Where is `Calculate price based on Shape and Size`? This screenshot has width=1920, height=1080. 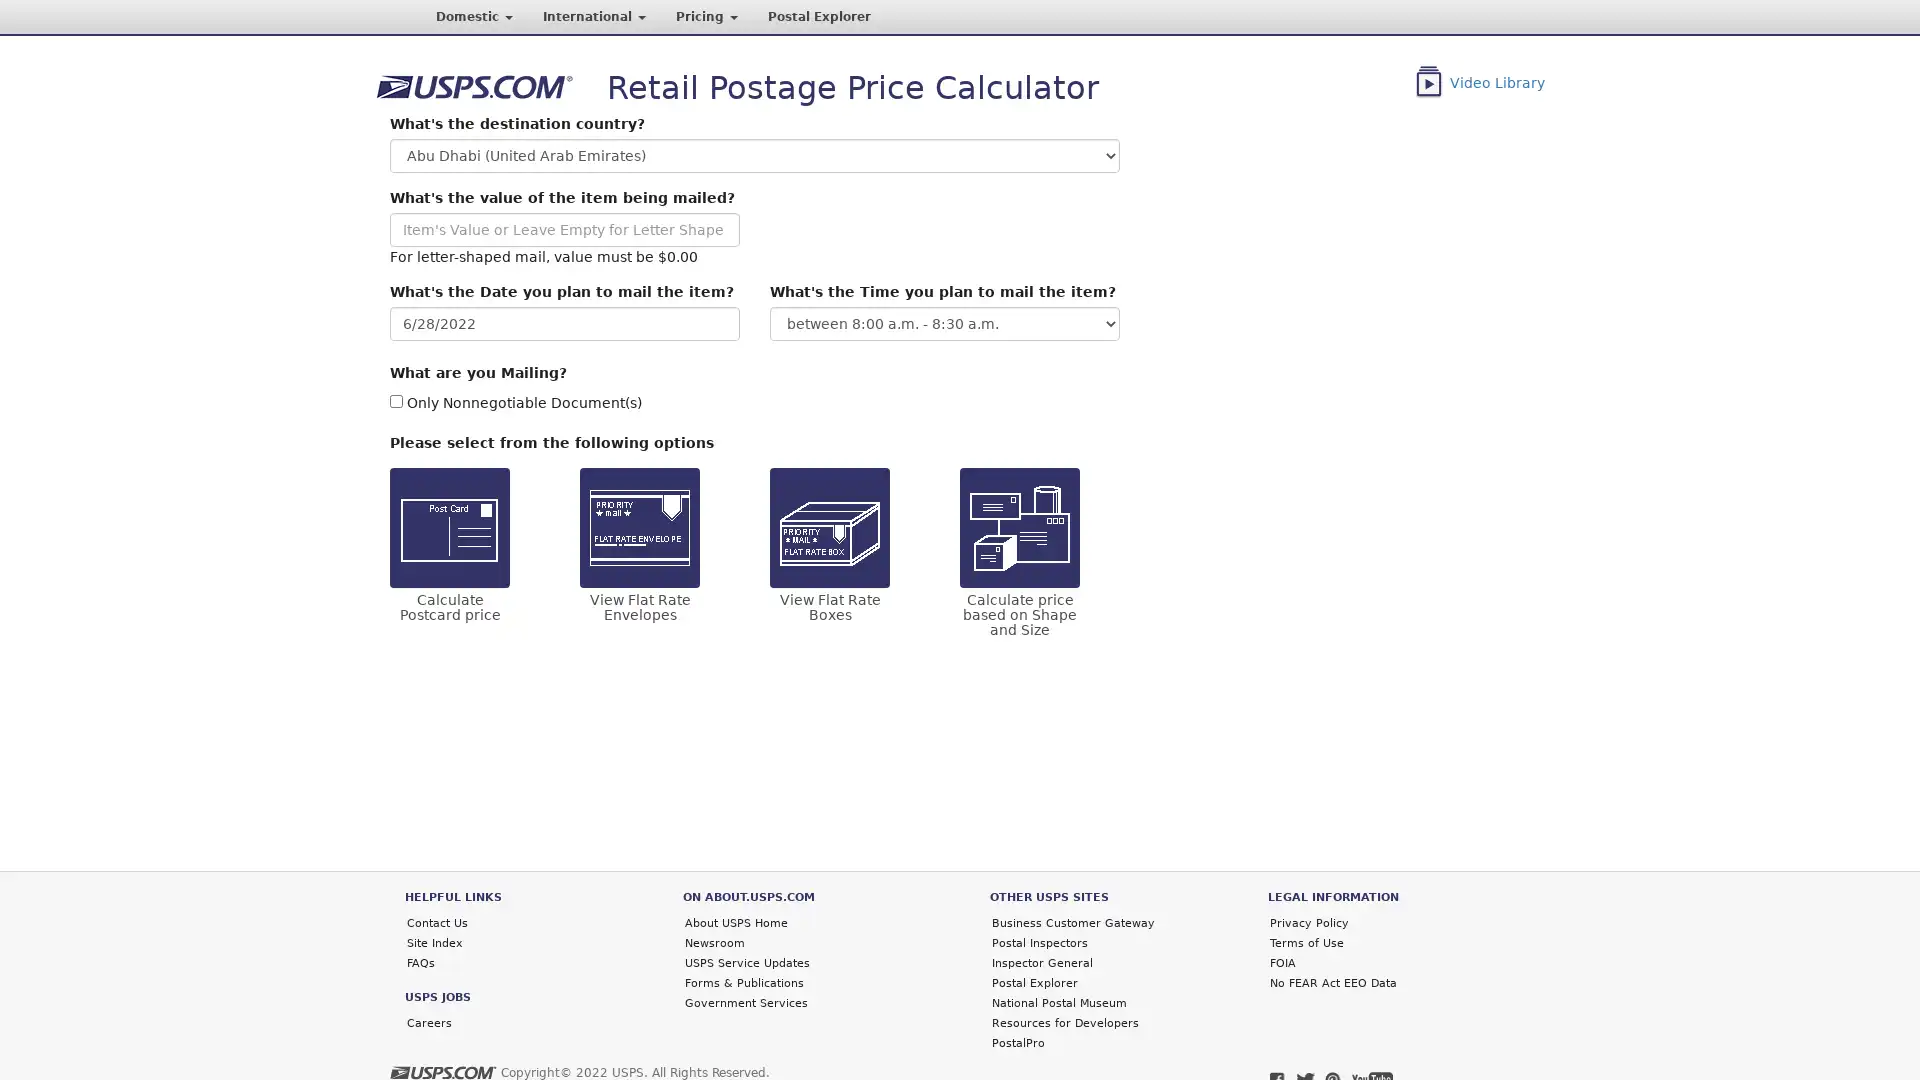
Calculate price based on Shape and Size is located at coordinates (1019, 527).